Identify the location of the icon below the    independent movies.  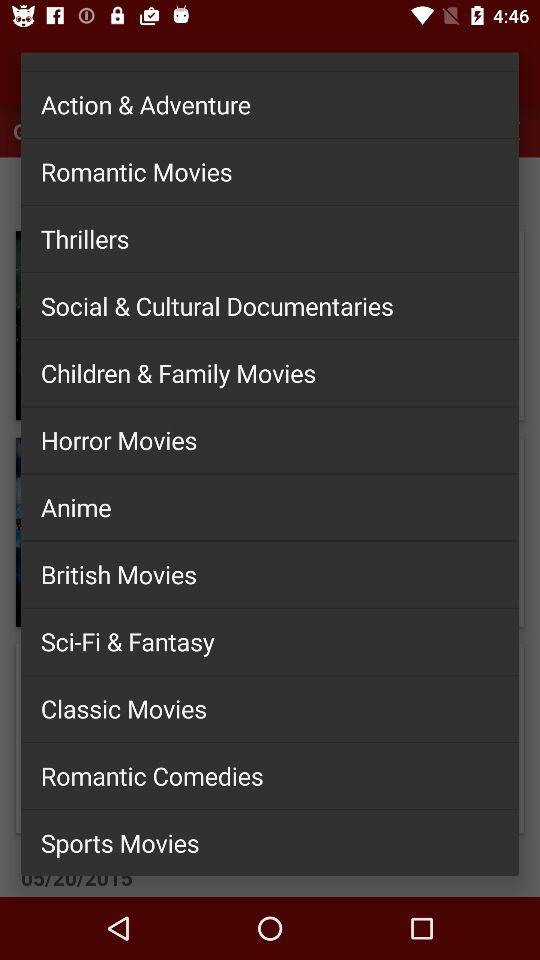
(270, 104).